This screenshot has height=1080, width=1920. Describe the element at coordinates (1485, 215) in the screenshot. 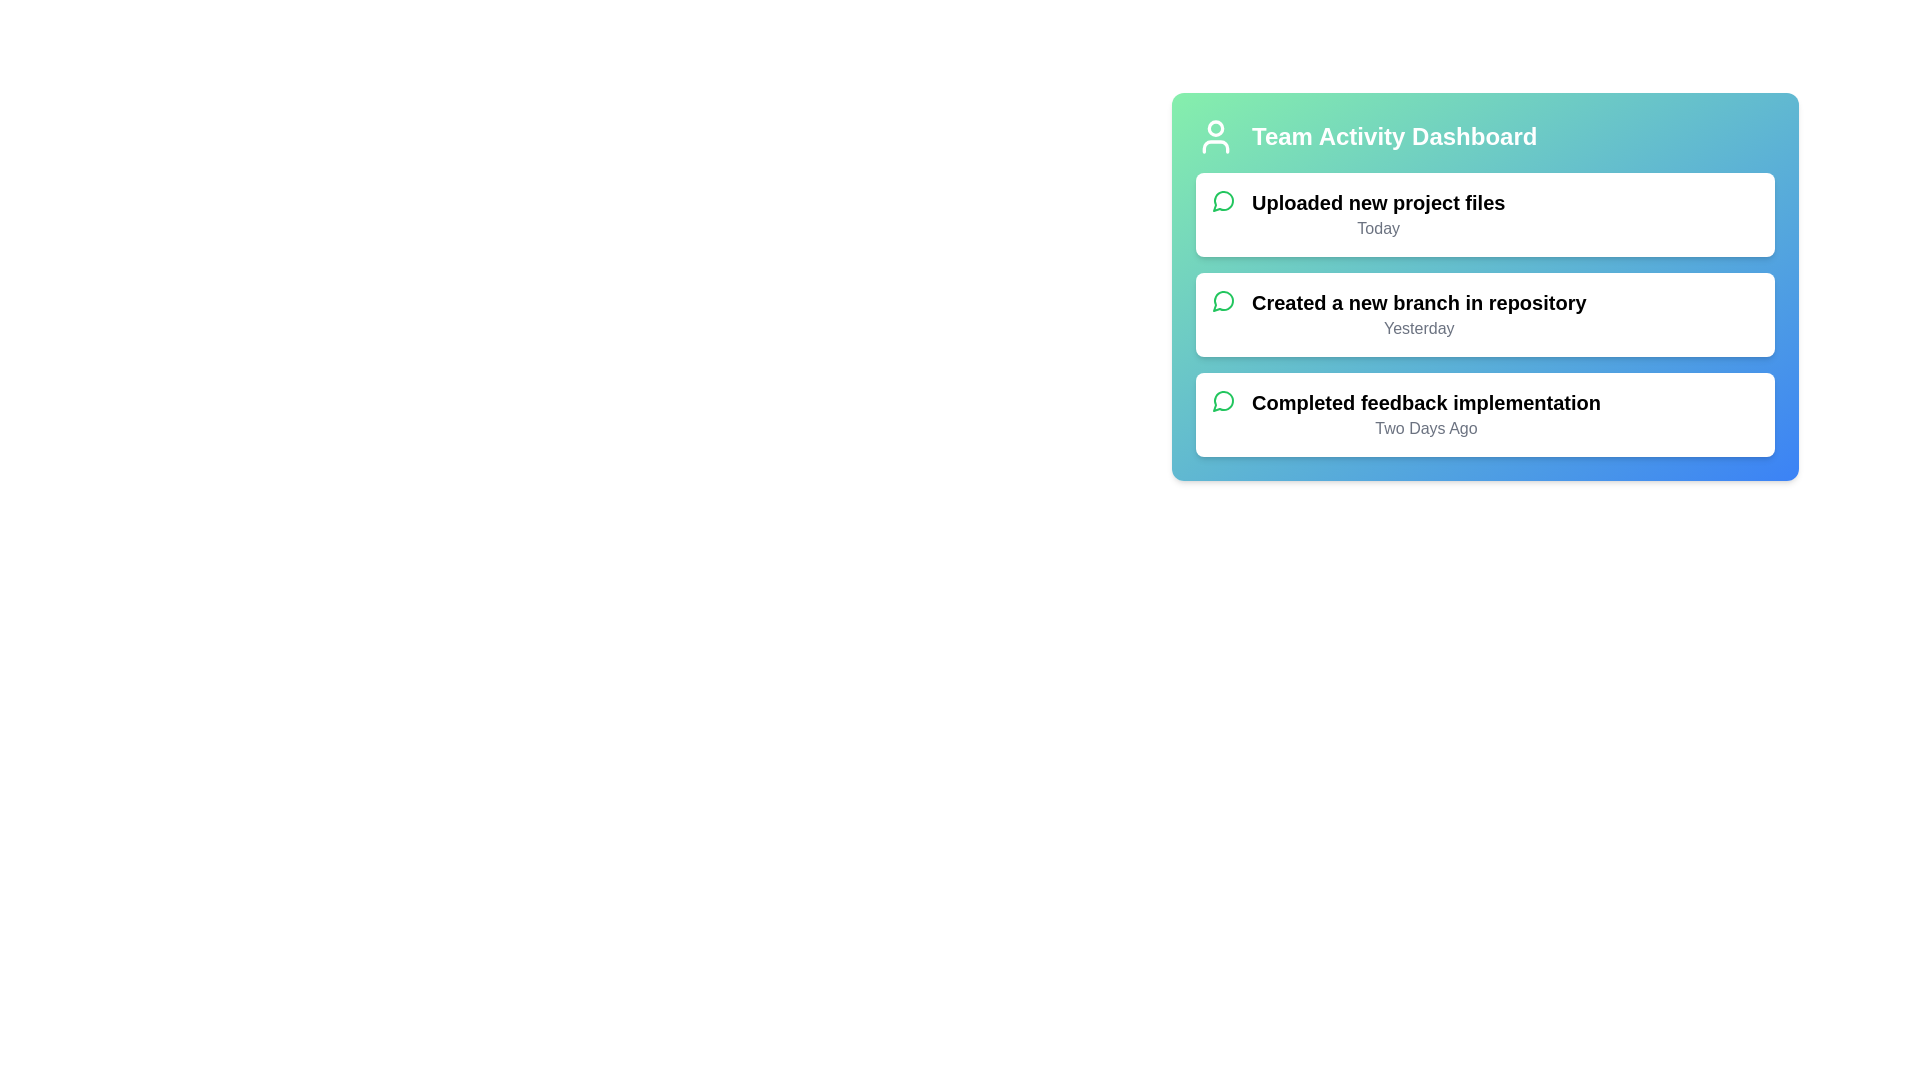

I see `the activity card labeled 'Uploaded new project files' to observe hover effects` at that location.